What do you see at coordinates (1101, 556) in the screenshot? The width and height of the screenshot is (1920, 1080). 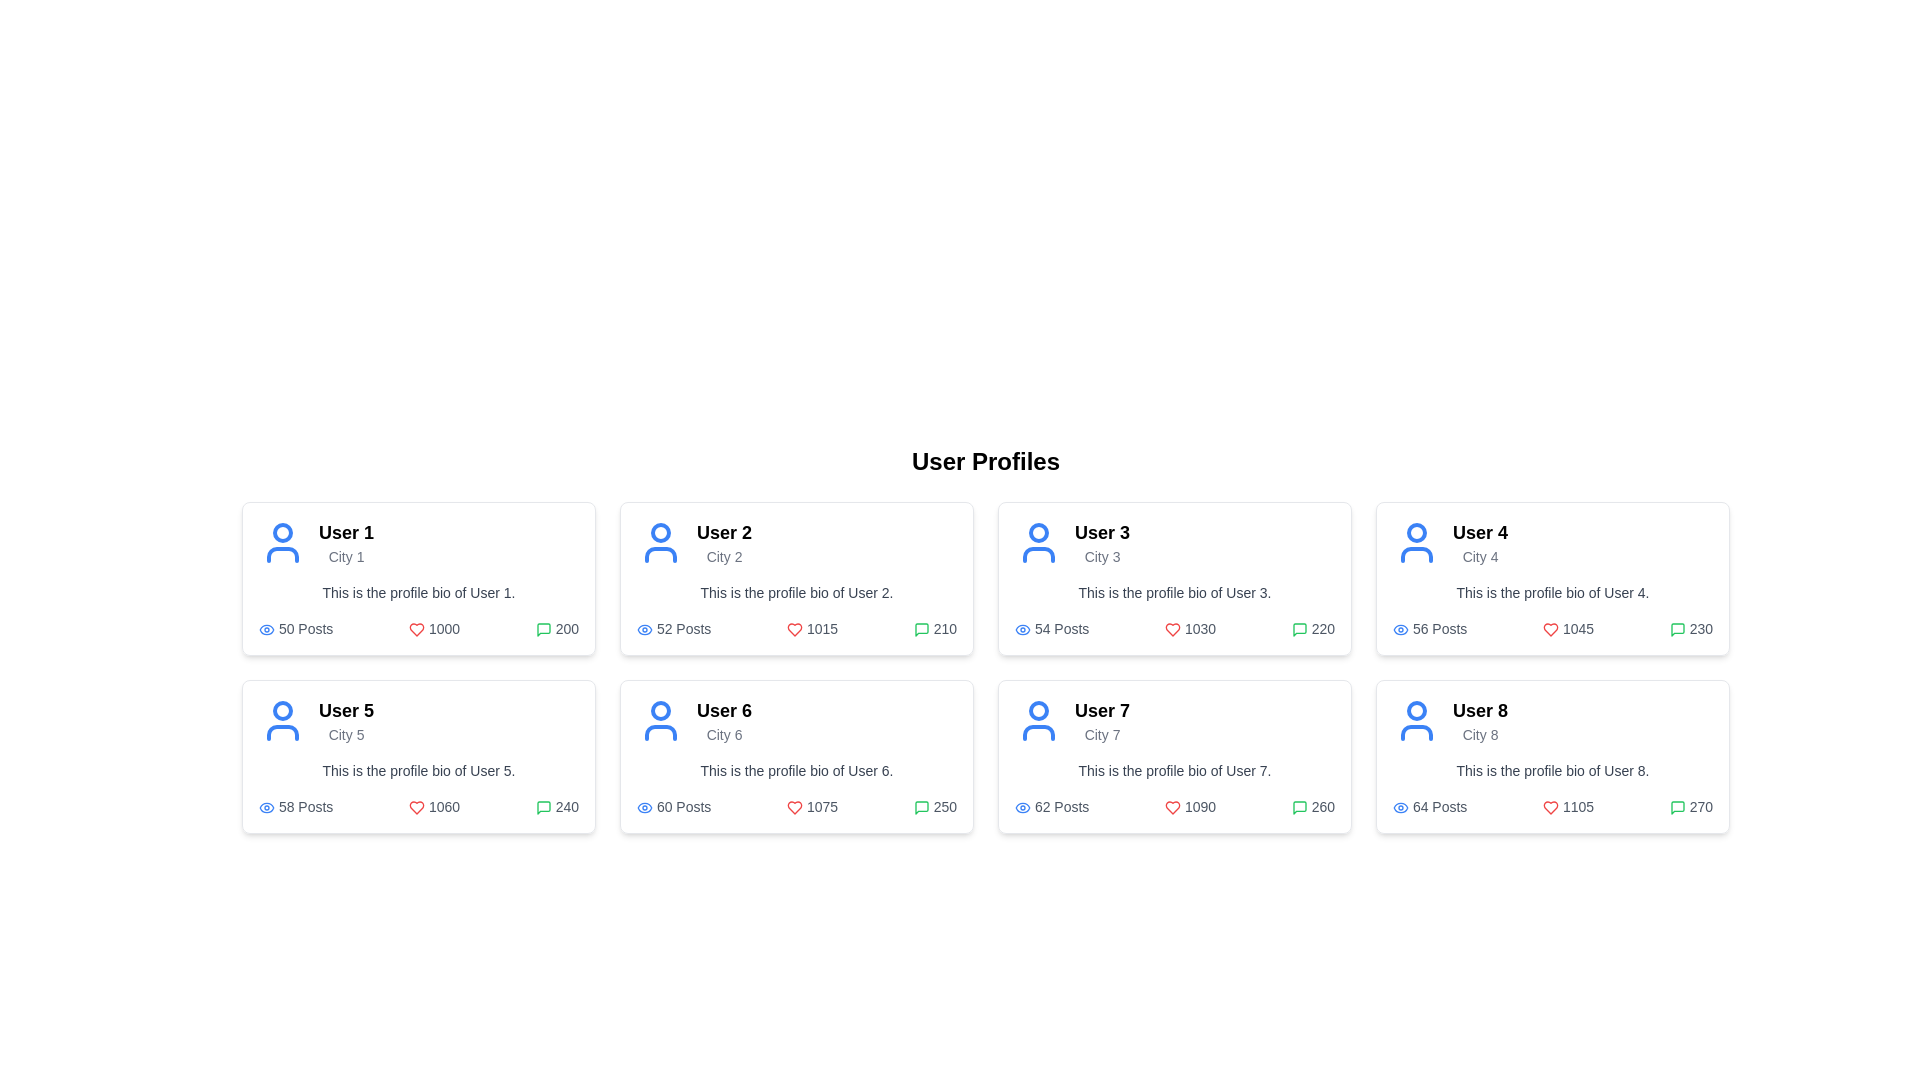 I see `the label displaying 'City 3' in light gray font, located below the 'User 3' heading in the user profile grid` at bounding box center [1101, 556].